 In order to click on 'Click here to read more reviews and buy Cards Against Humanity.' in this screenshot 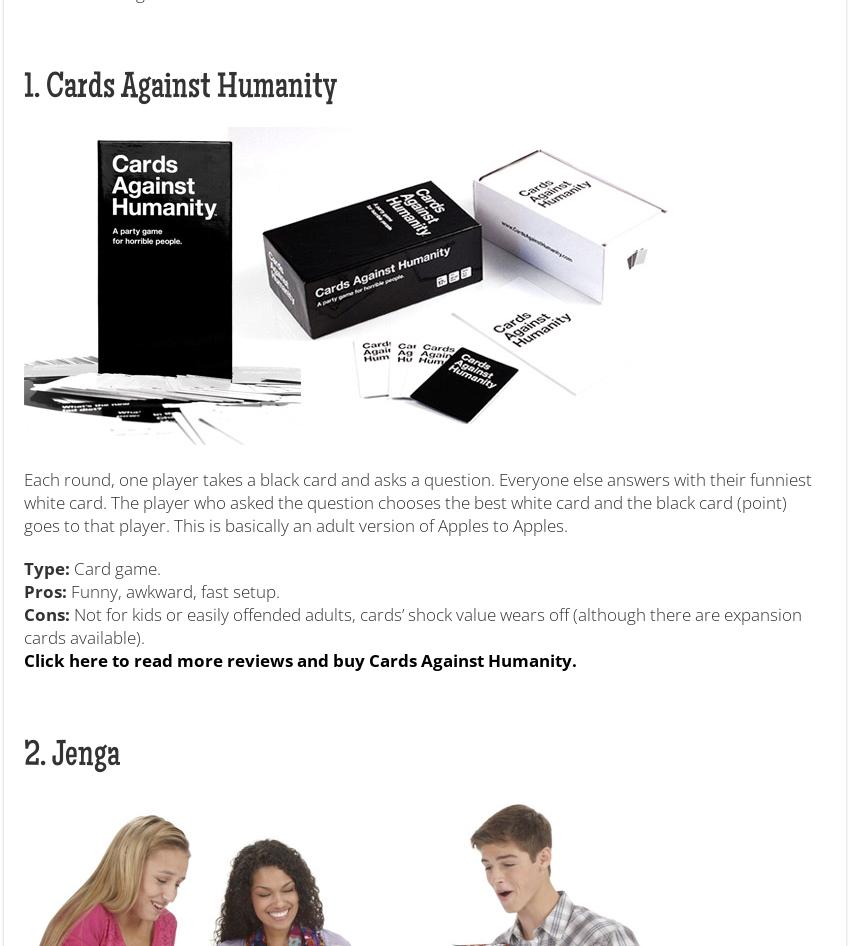, I will do `click(22, 659)`.